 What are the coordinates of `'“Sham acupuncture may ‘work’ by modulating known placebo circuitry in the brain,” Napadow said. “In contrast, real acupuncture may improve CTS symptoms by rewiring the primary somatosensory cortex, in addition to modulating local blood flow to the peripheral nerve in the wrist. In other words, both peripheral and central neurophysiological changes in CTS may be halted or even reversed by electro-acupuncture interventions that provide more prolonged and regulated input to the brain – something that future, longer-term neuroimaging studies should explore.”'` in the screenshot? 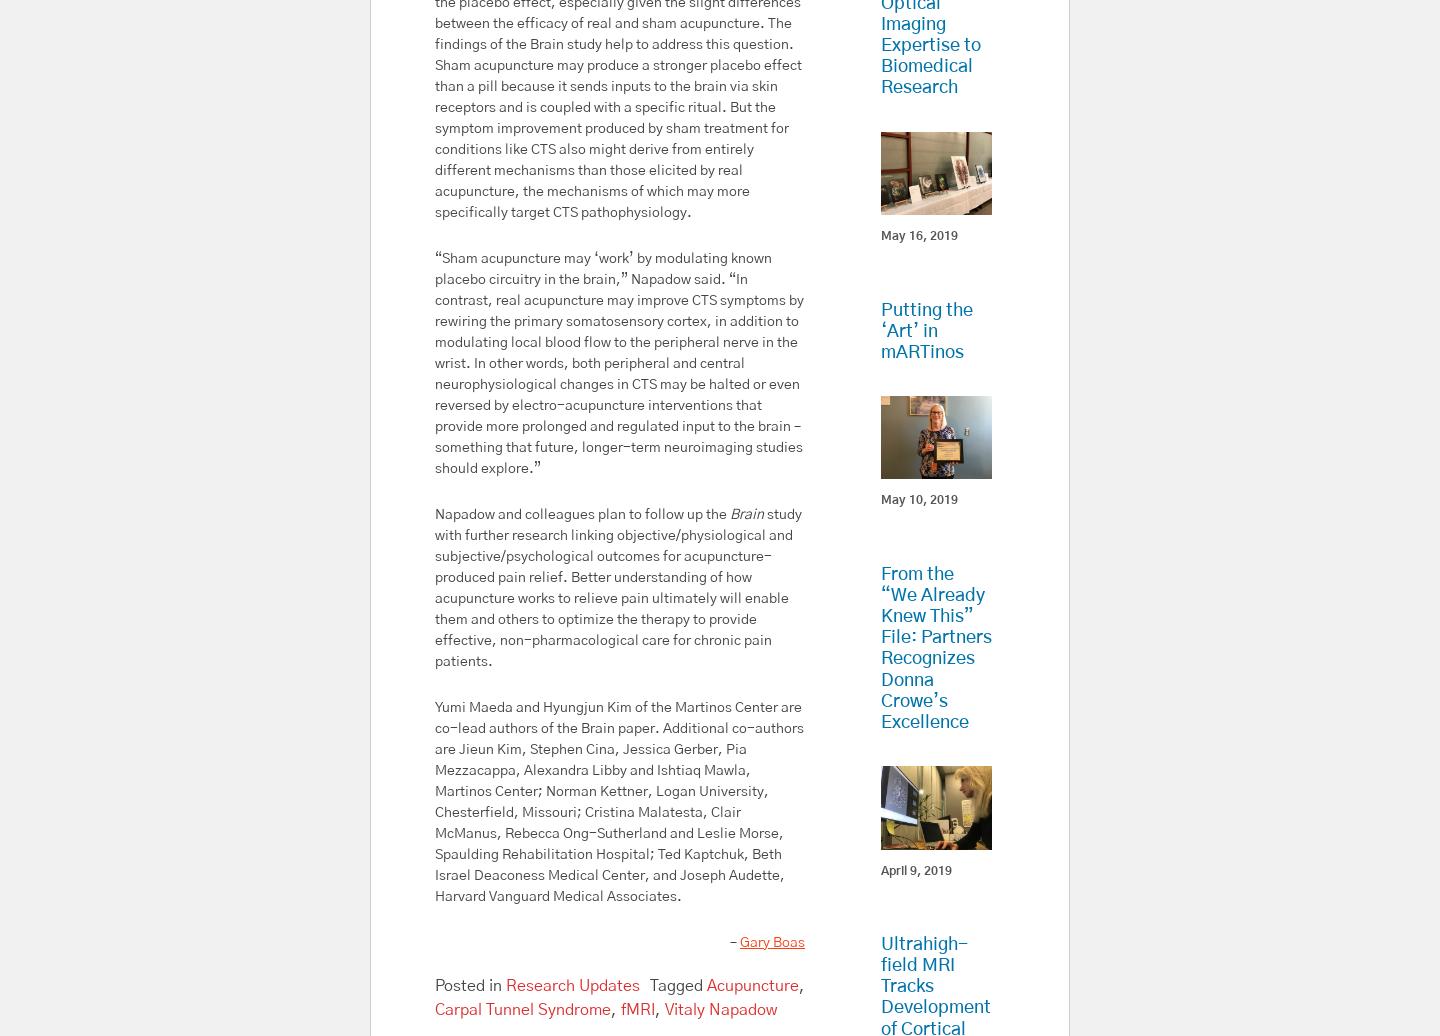 It's located at (618, 363).